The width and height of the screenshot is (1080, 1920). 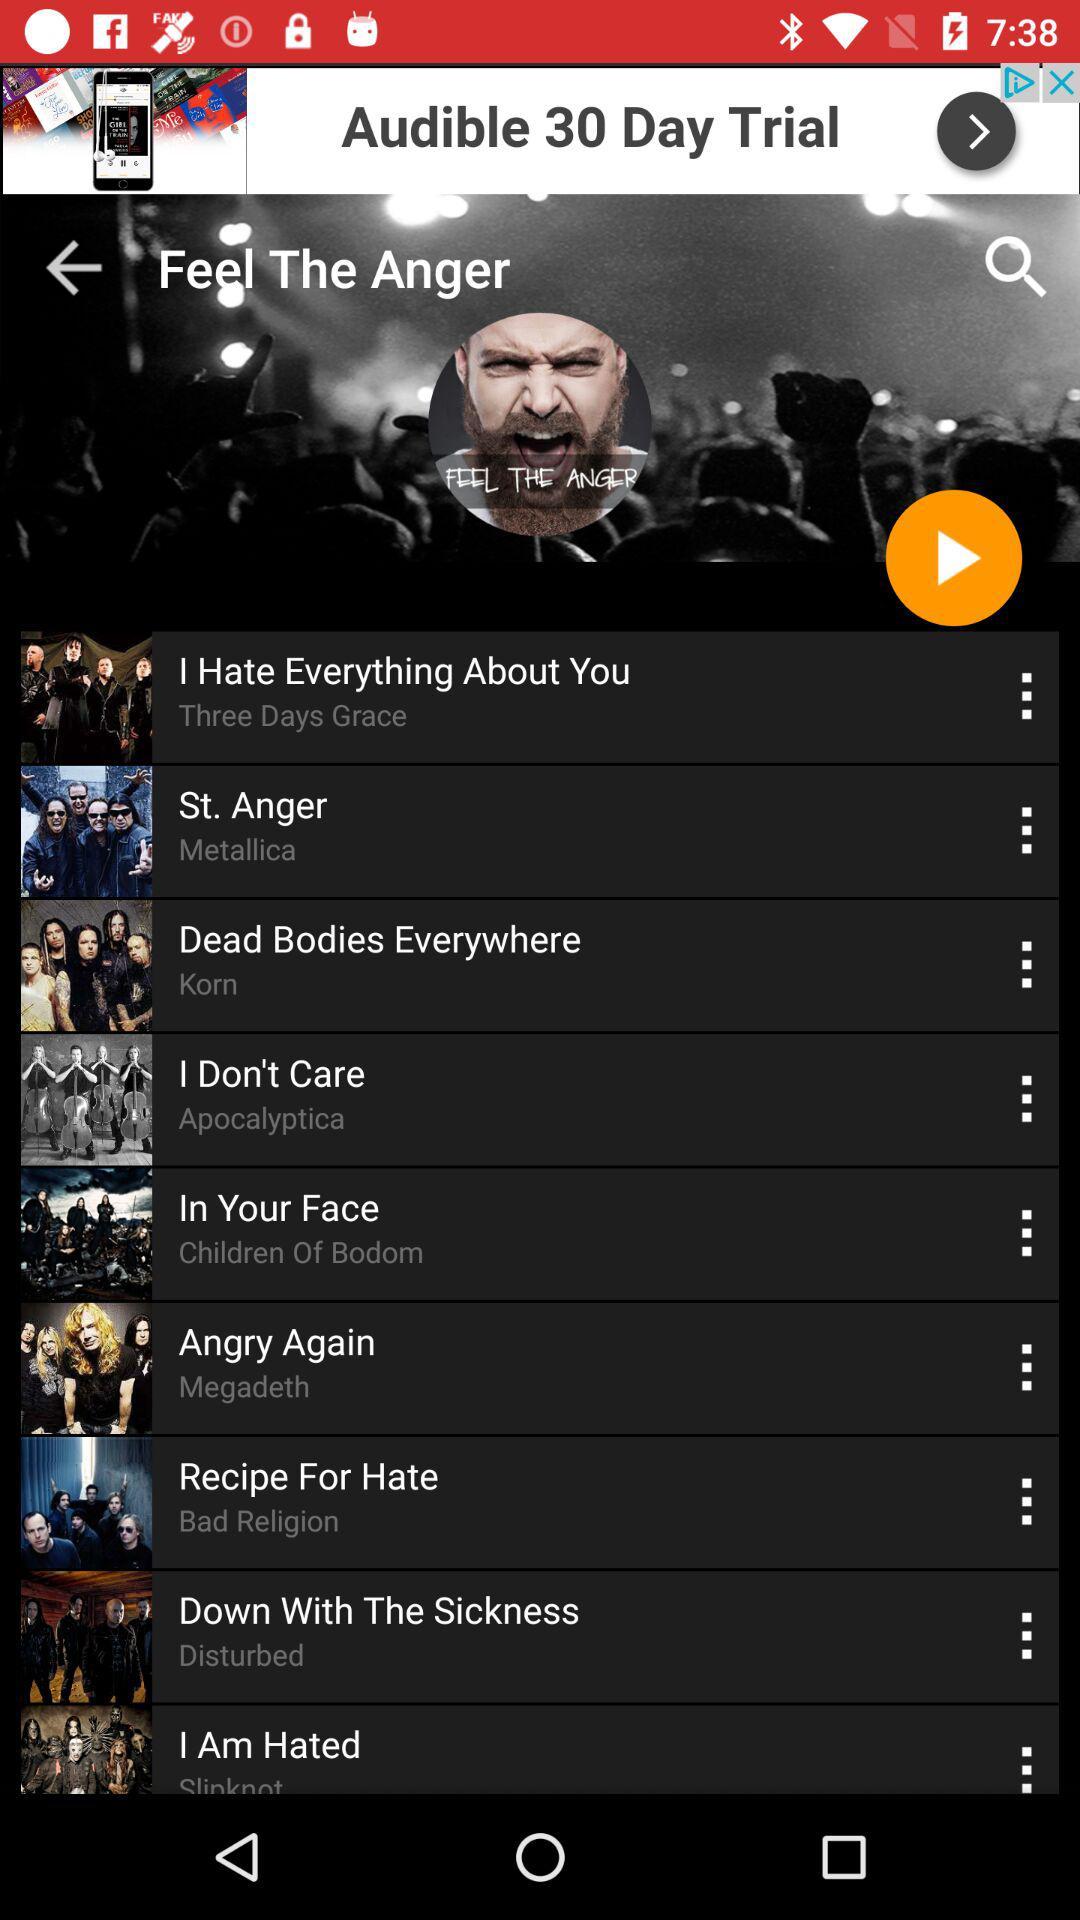 I want to click on switch auto play option, so click(x=1027, y=1232).